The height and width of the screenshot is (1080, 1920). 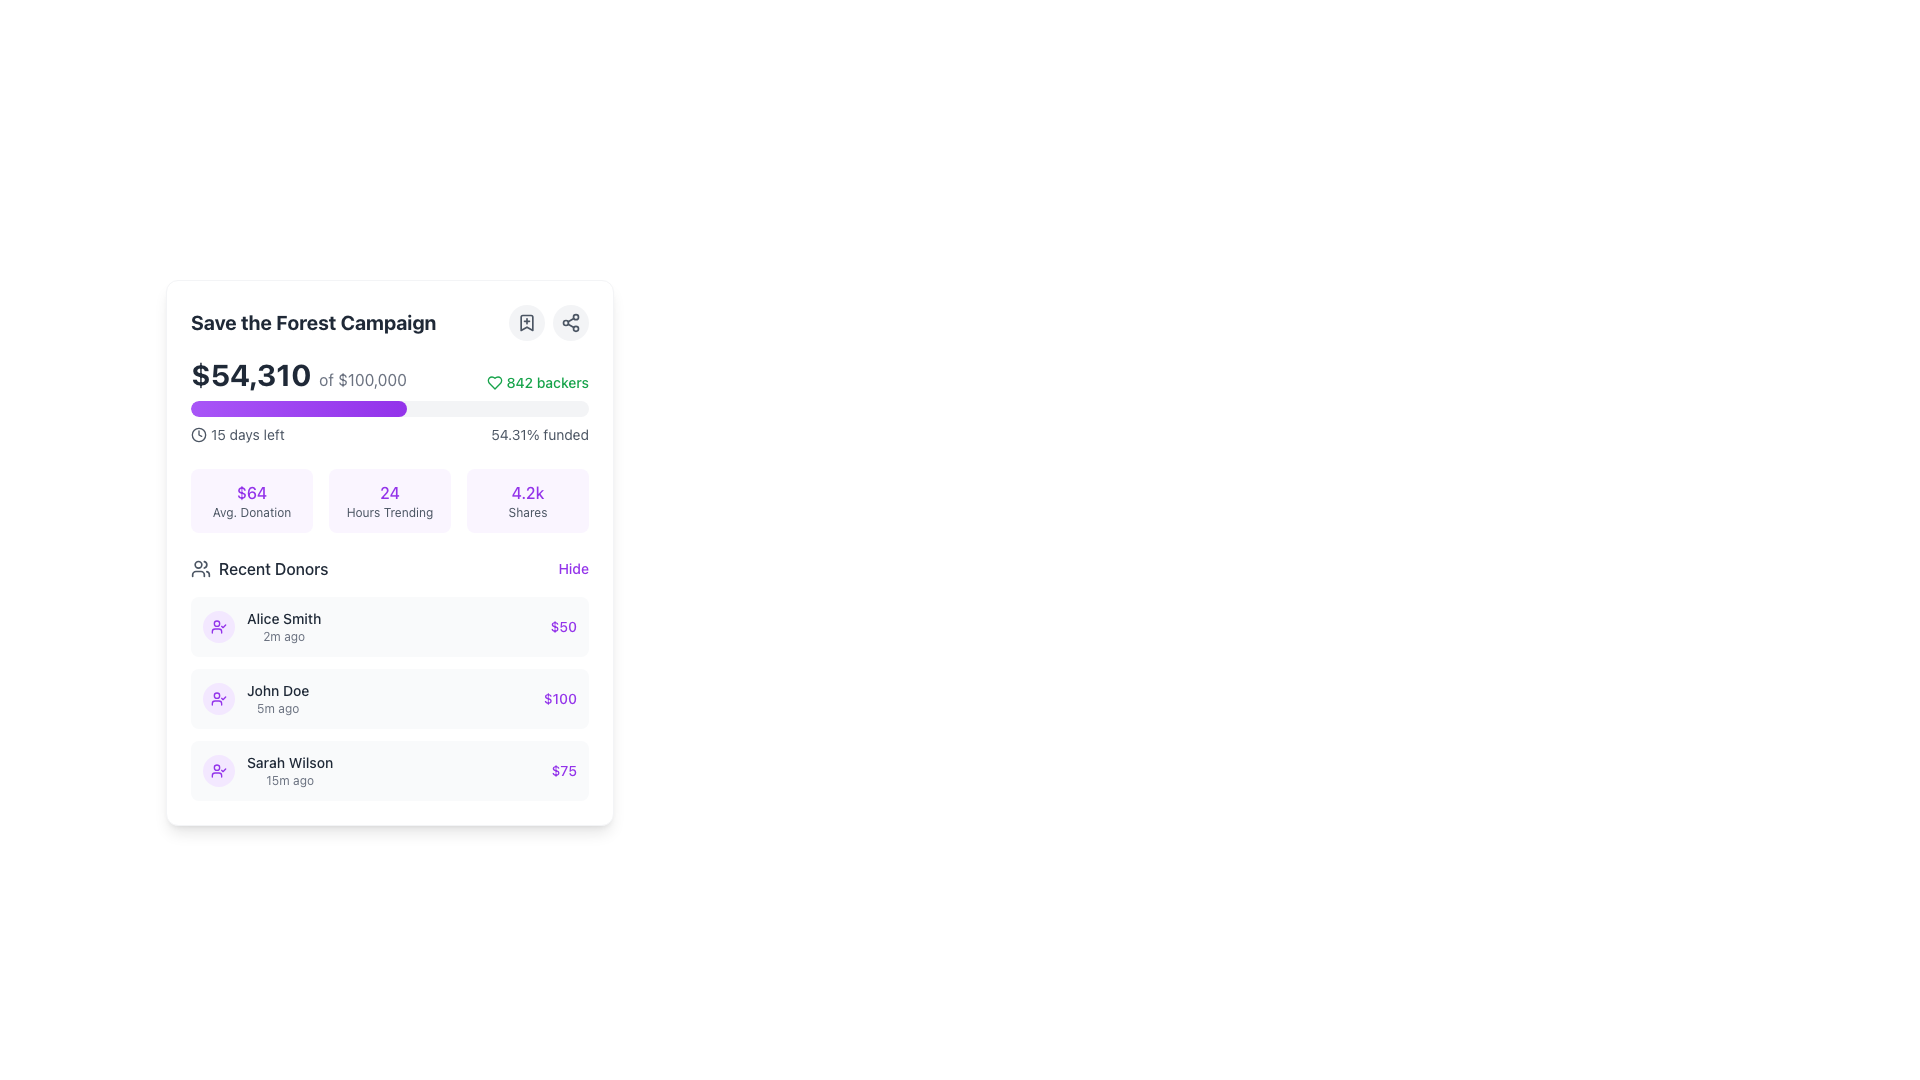 I want to click on the second row in the 'Recent Donors' section, which represents a donation entry showing the donor's name, profile status, and time of donation, so click(x=255, y=697).